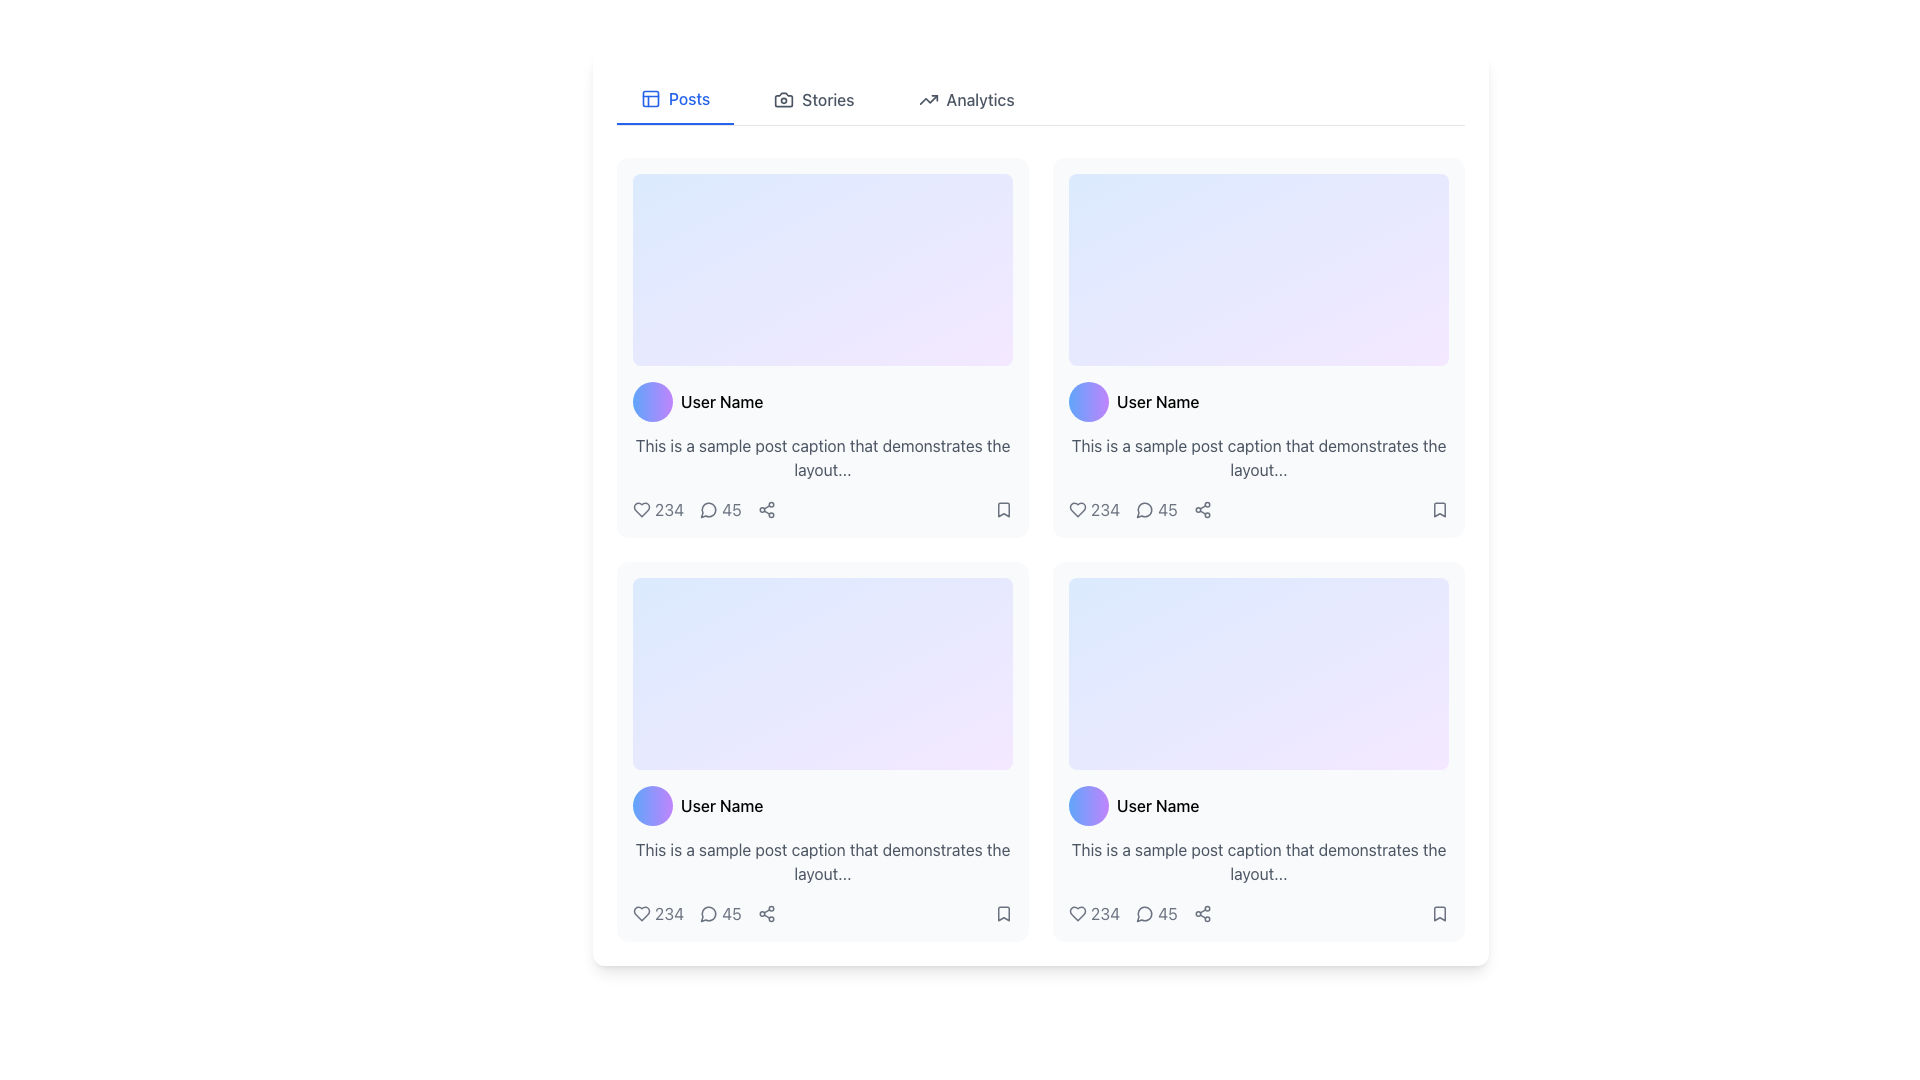 The height and width of the screenshot is (1080, 1920). I want to click on the bookmarking icon located in the bottom-right corner of the lower-right card, so click(1003, 914).